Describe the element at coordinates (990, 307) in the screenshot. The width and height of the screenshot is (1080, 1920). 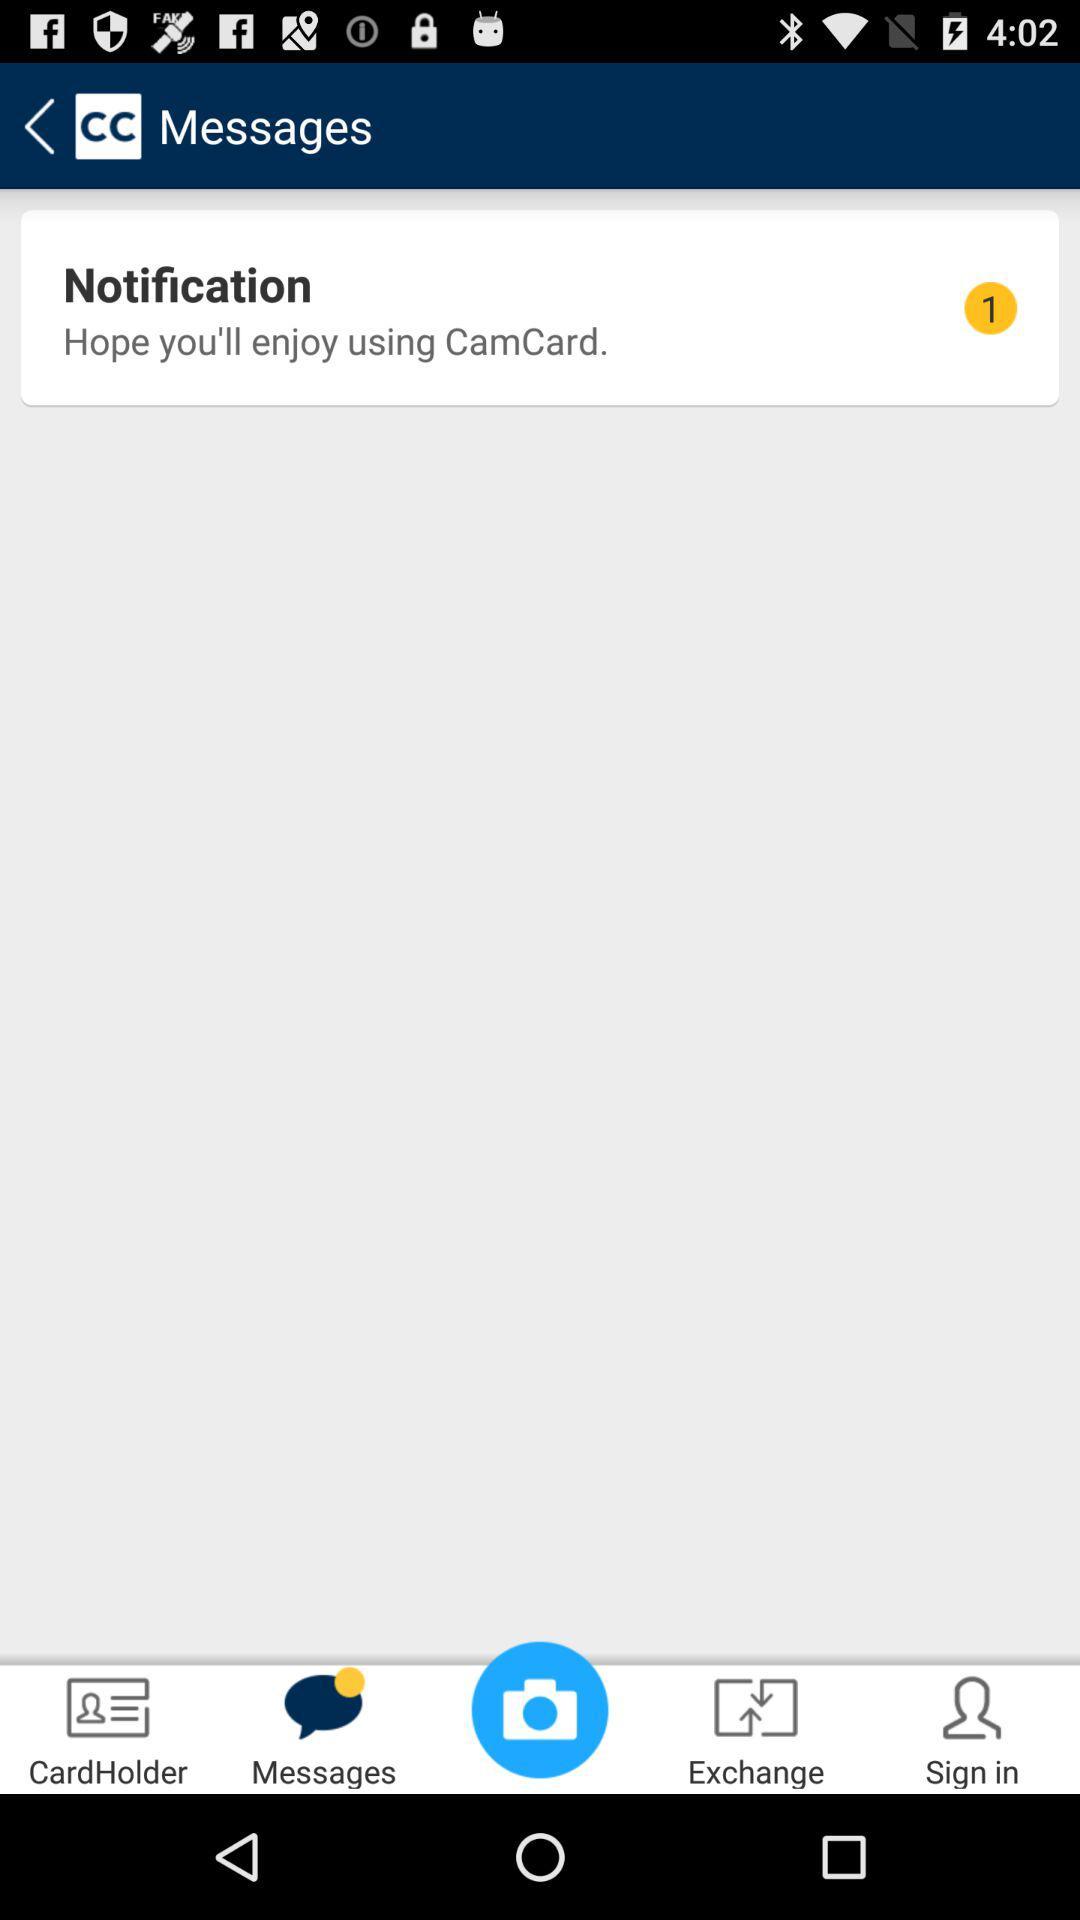
I see `the app to the right of the hope you ll` at that location.